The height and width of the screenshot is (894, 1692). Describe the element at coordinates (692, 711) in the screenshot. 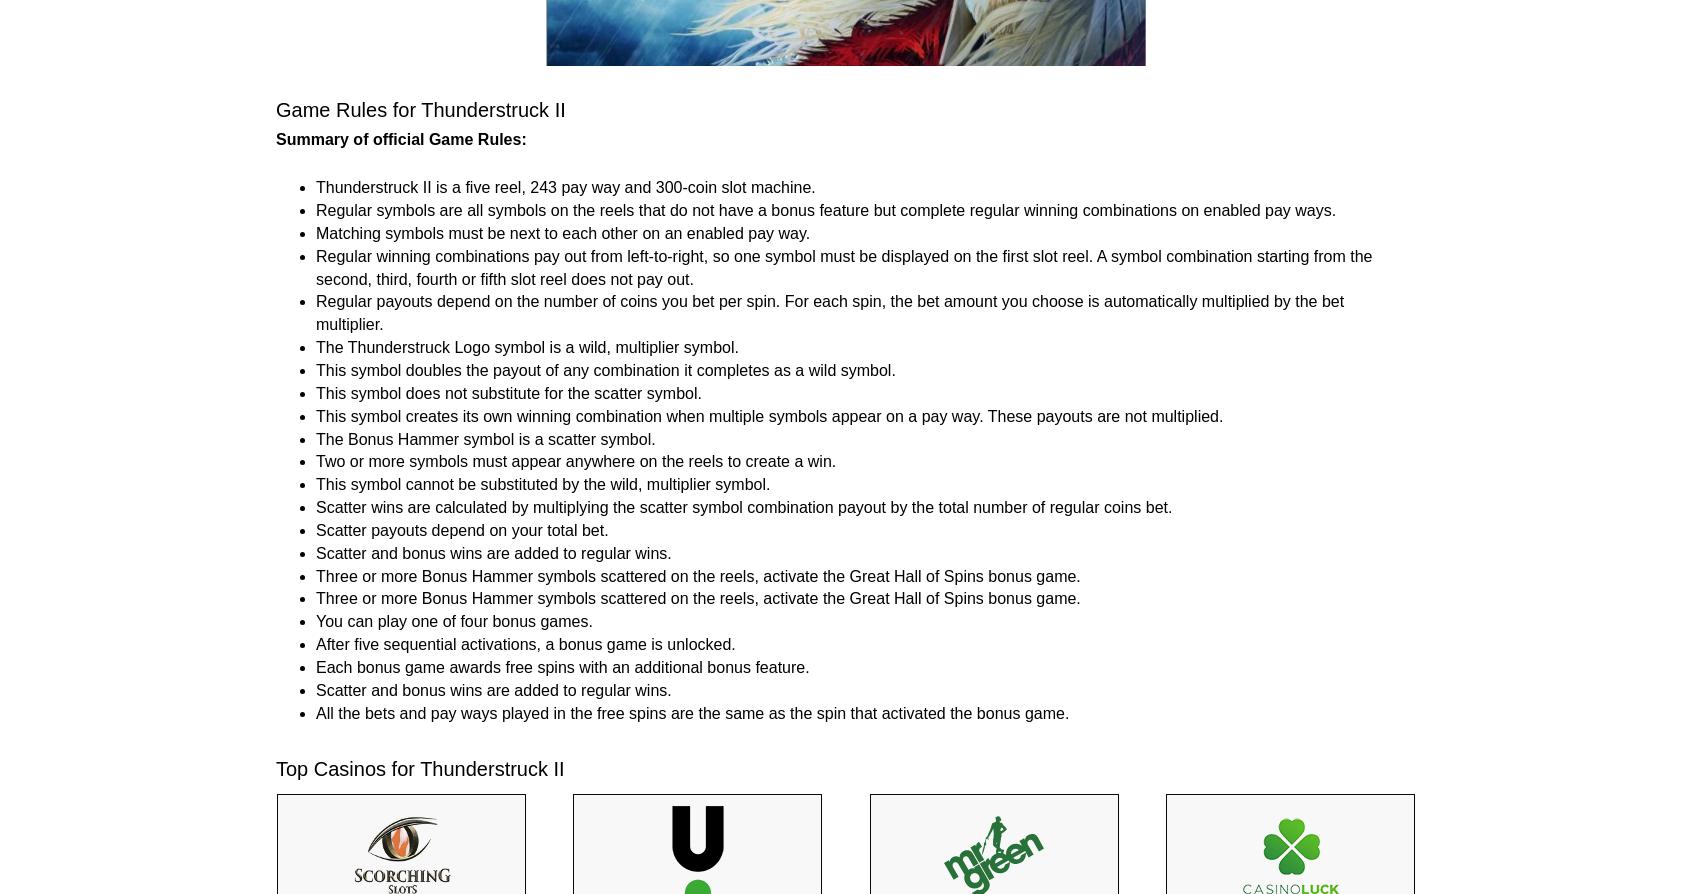

I see `'All the bets and pay ways played in the free spins are the same as the spin that activated the bonus game.'` at that location.